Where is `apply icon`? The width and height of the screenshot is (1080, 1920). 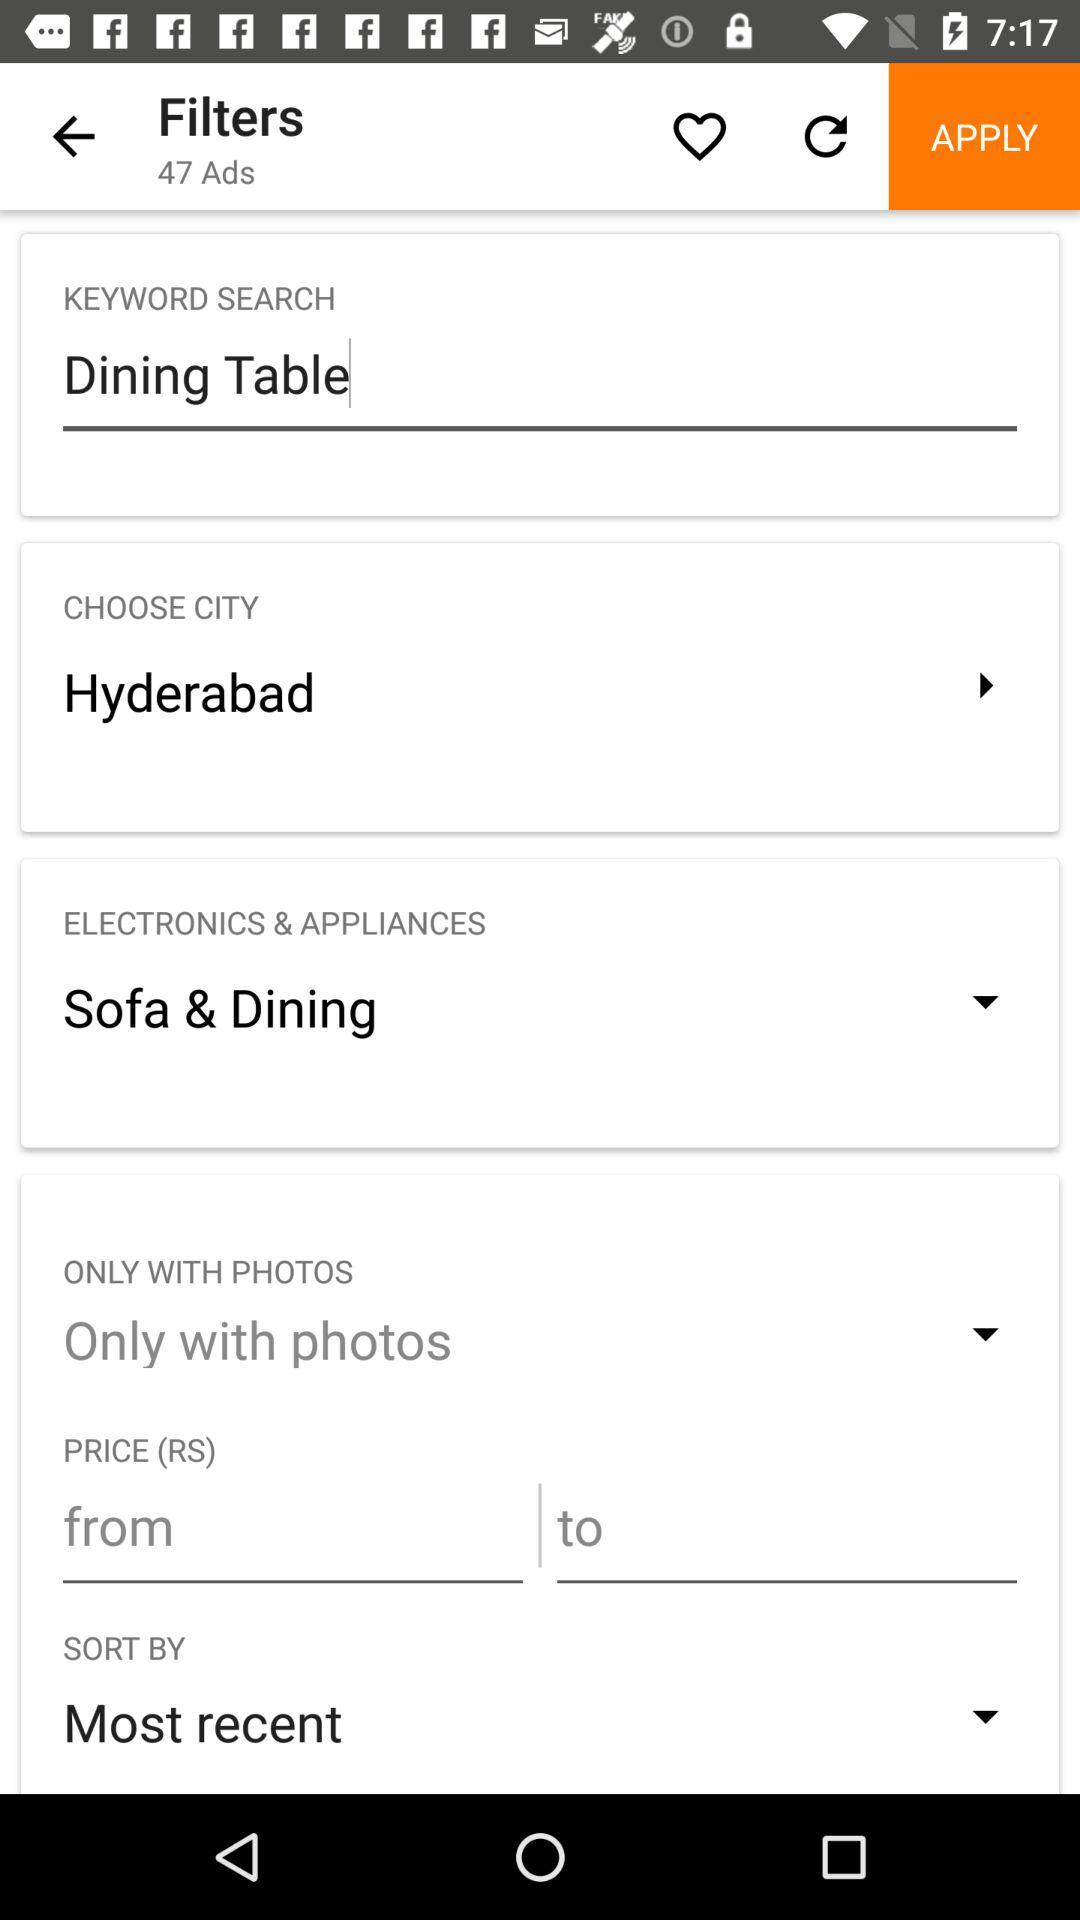
apply icon is located at coordinates (983, 135).